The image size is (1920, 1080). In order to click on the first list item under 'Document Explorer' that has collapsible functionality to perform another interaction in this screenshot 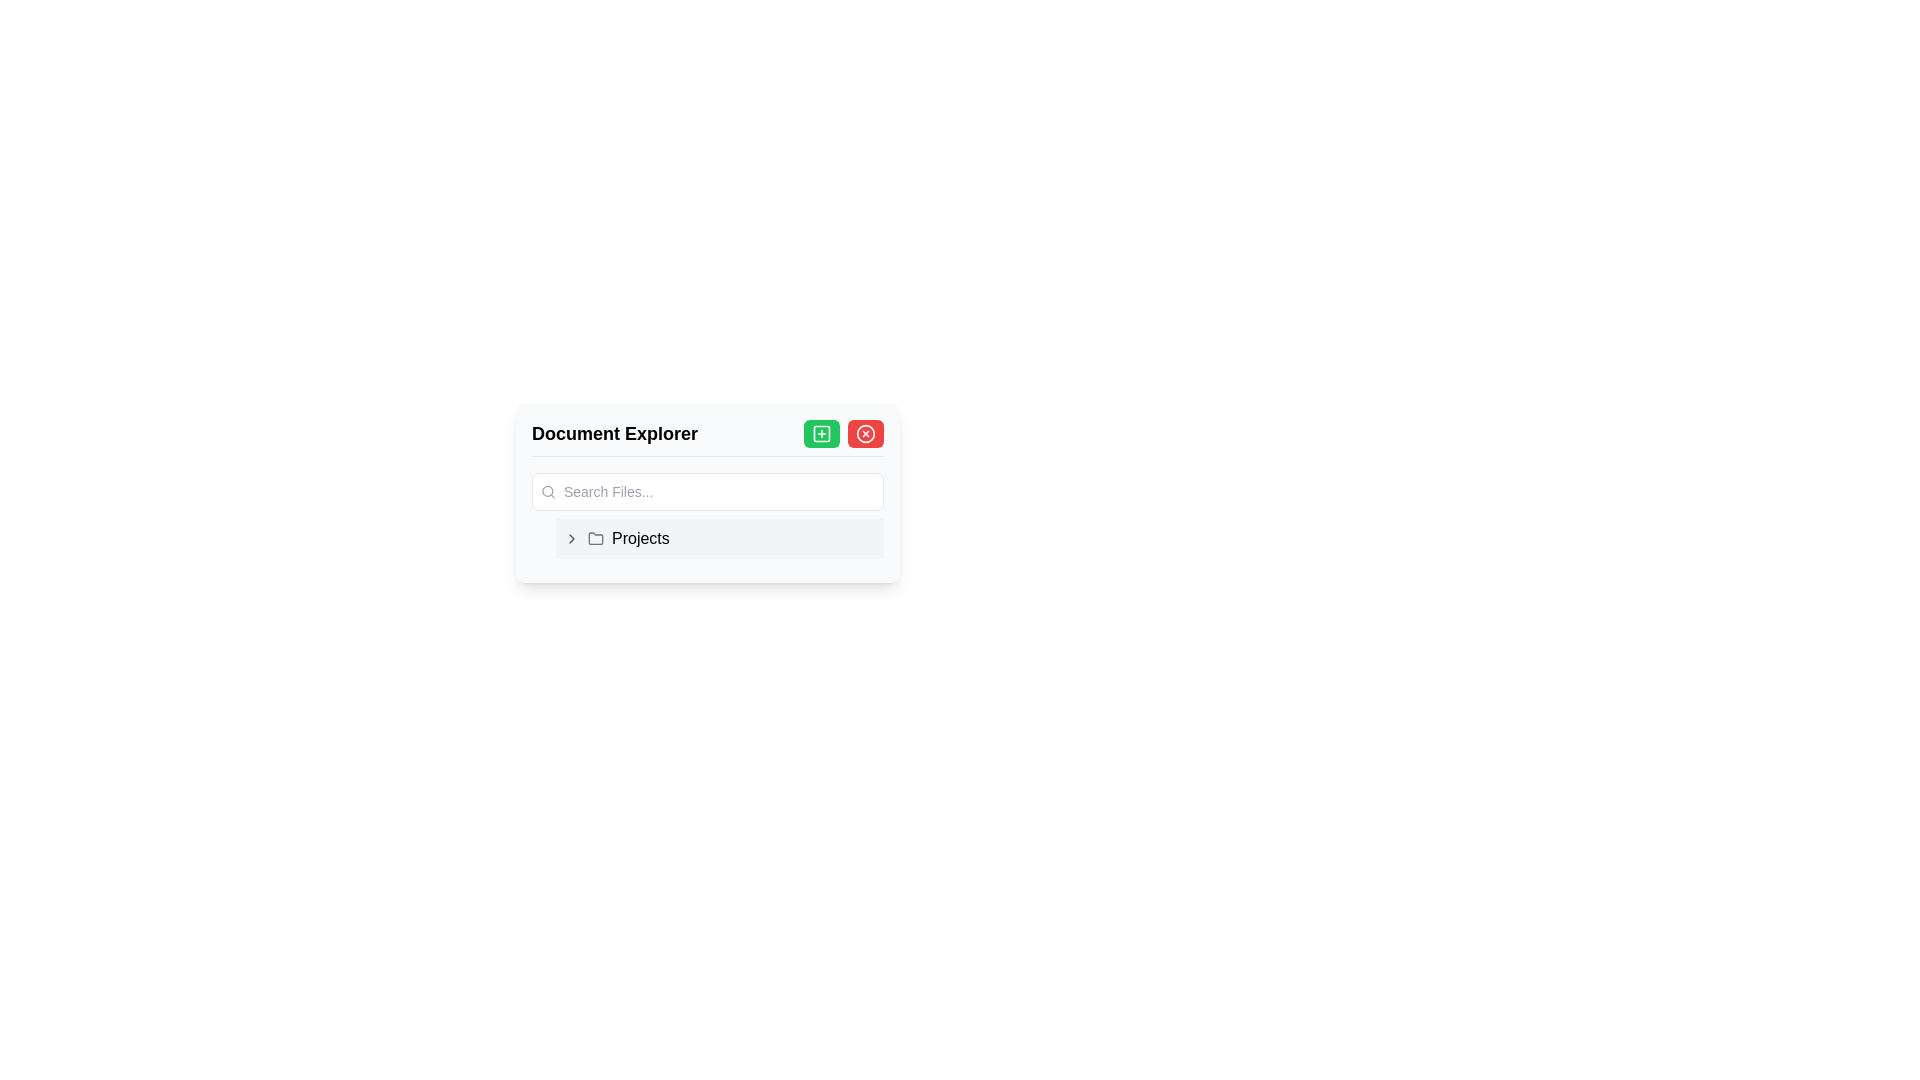, I will do `click(720, 538)`.